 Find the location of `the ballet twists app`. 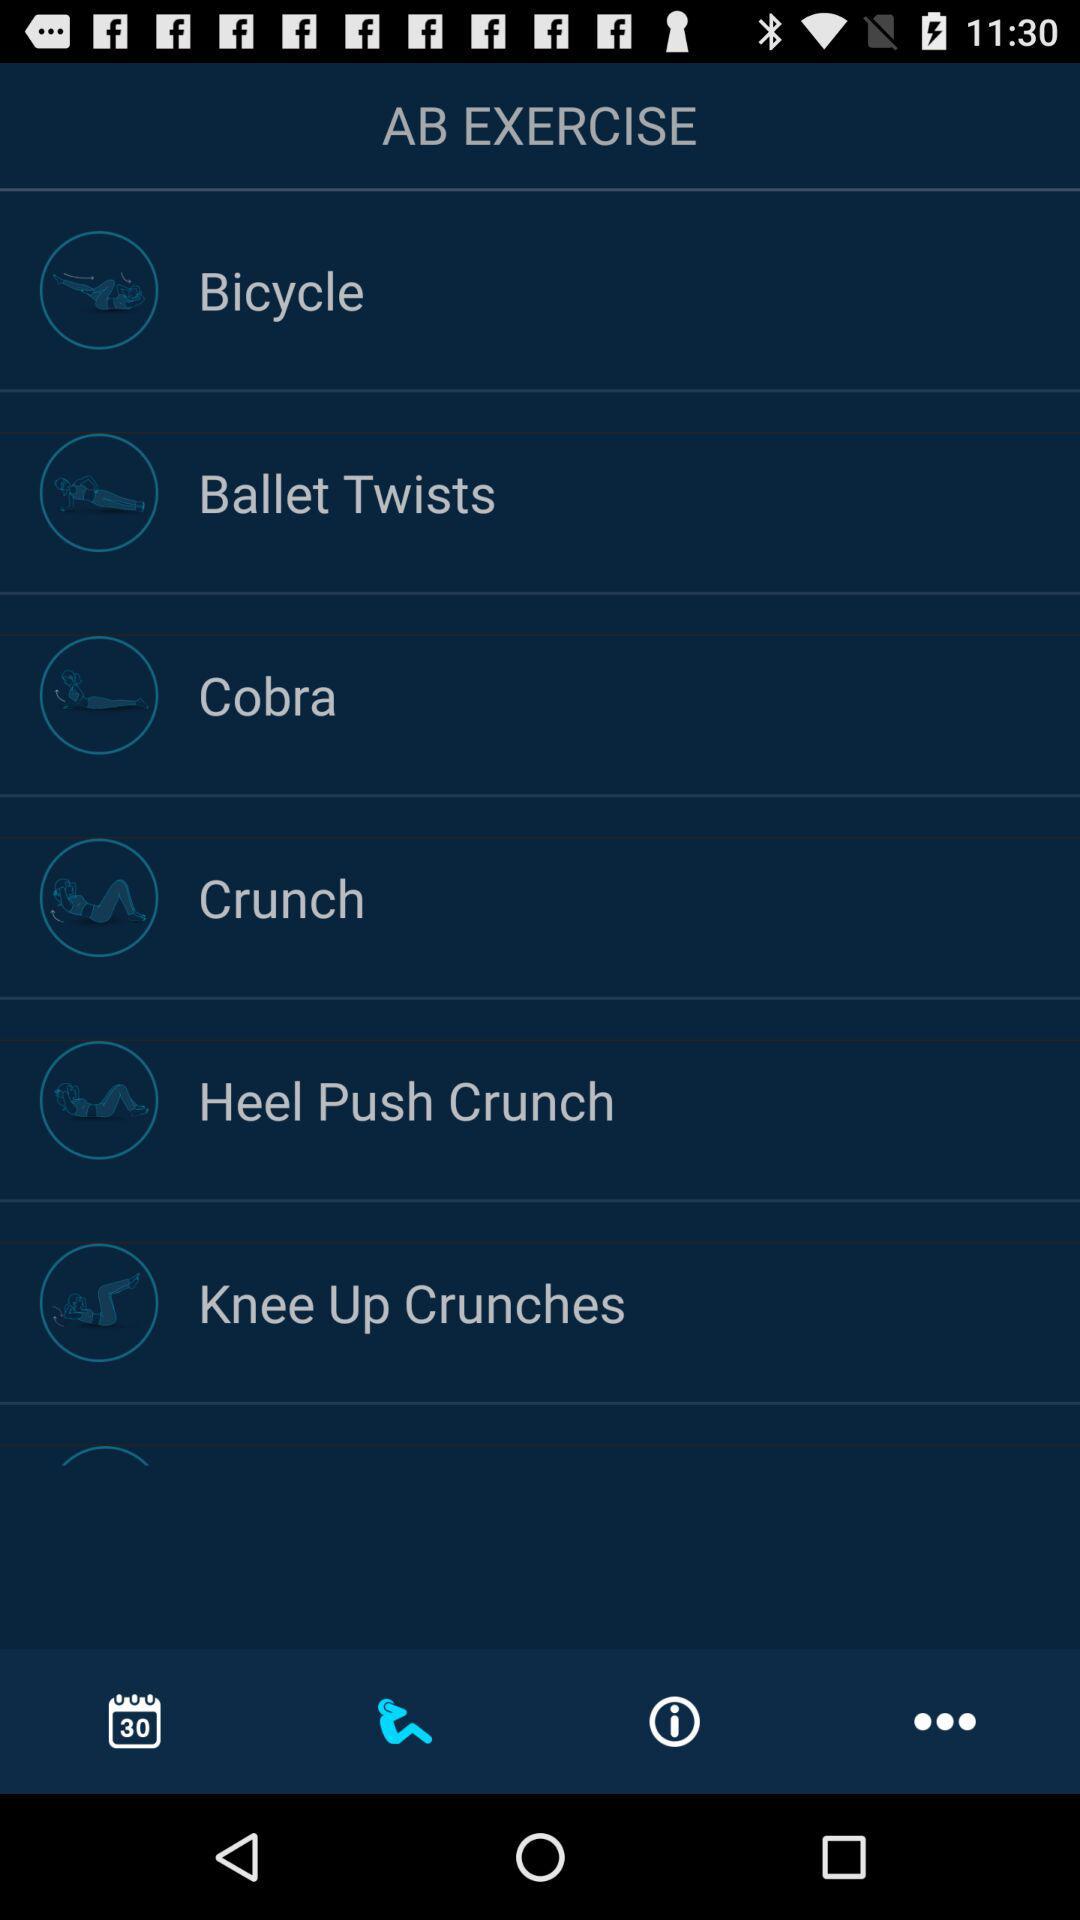

the ballet twists app is located at coordinates (639, 492).